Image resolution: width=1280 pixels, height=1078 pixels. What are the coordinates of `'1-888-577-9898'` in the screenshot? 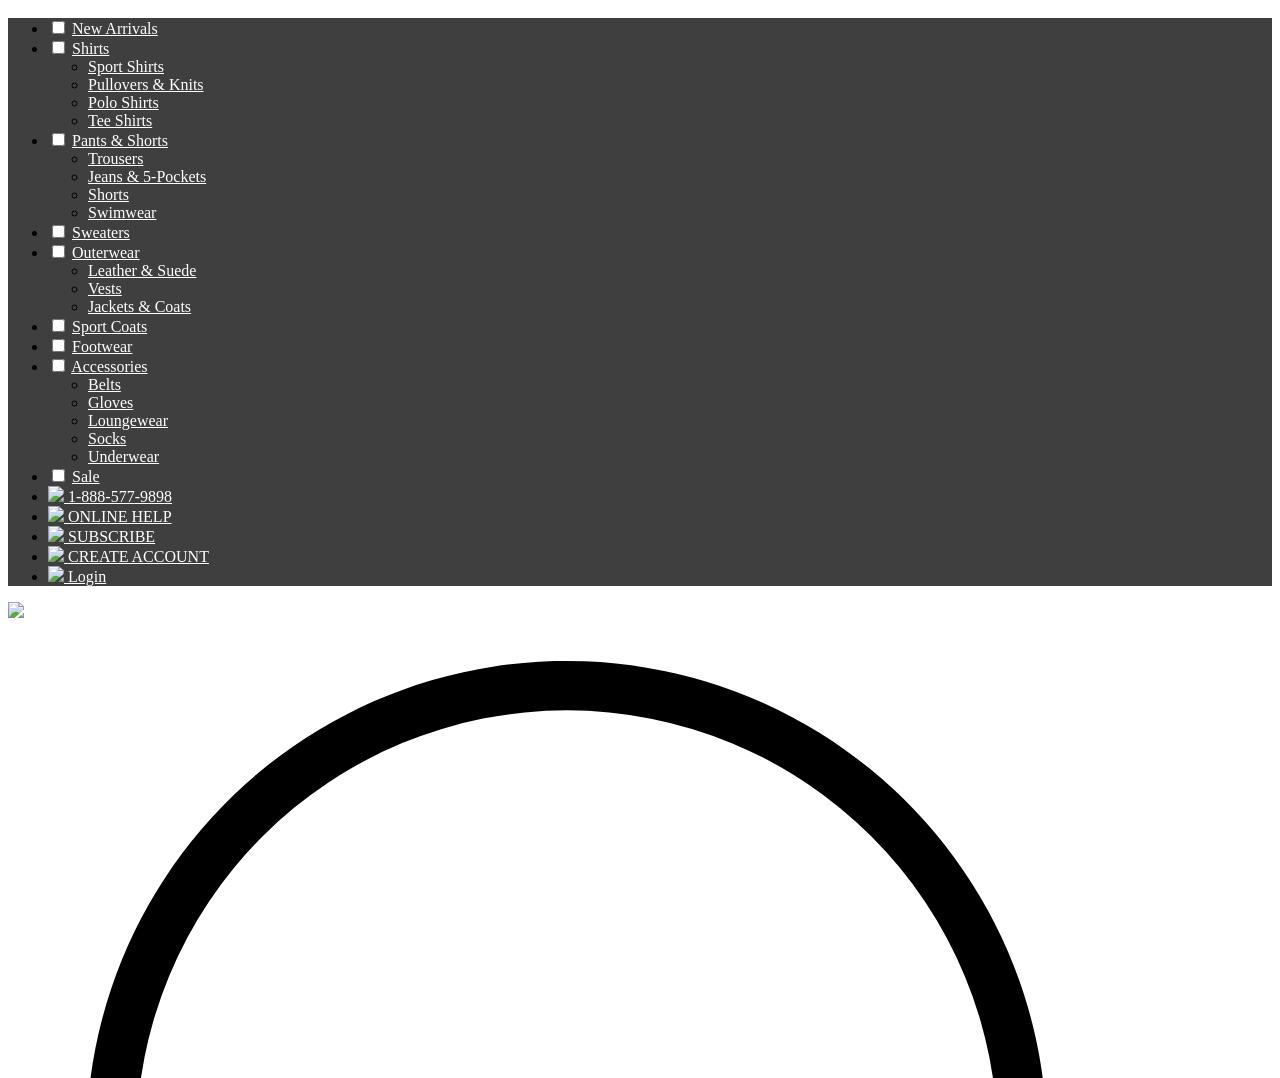 It's located at (67, 495).